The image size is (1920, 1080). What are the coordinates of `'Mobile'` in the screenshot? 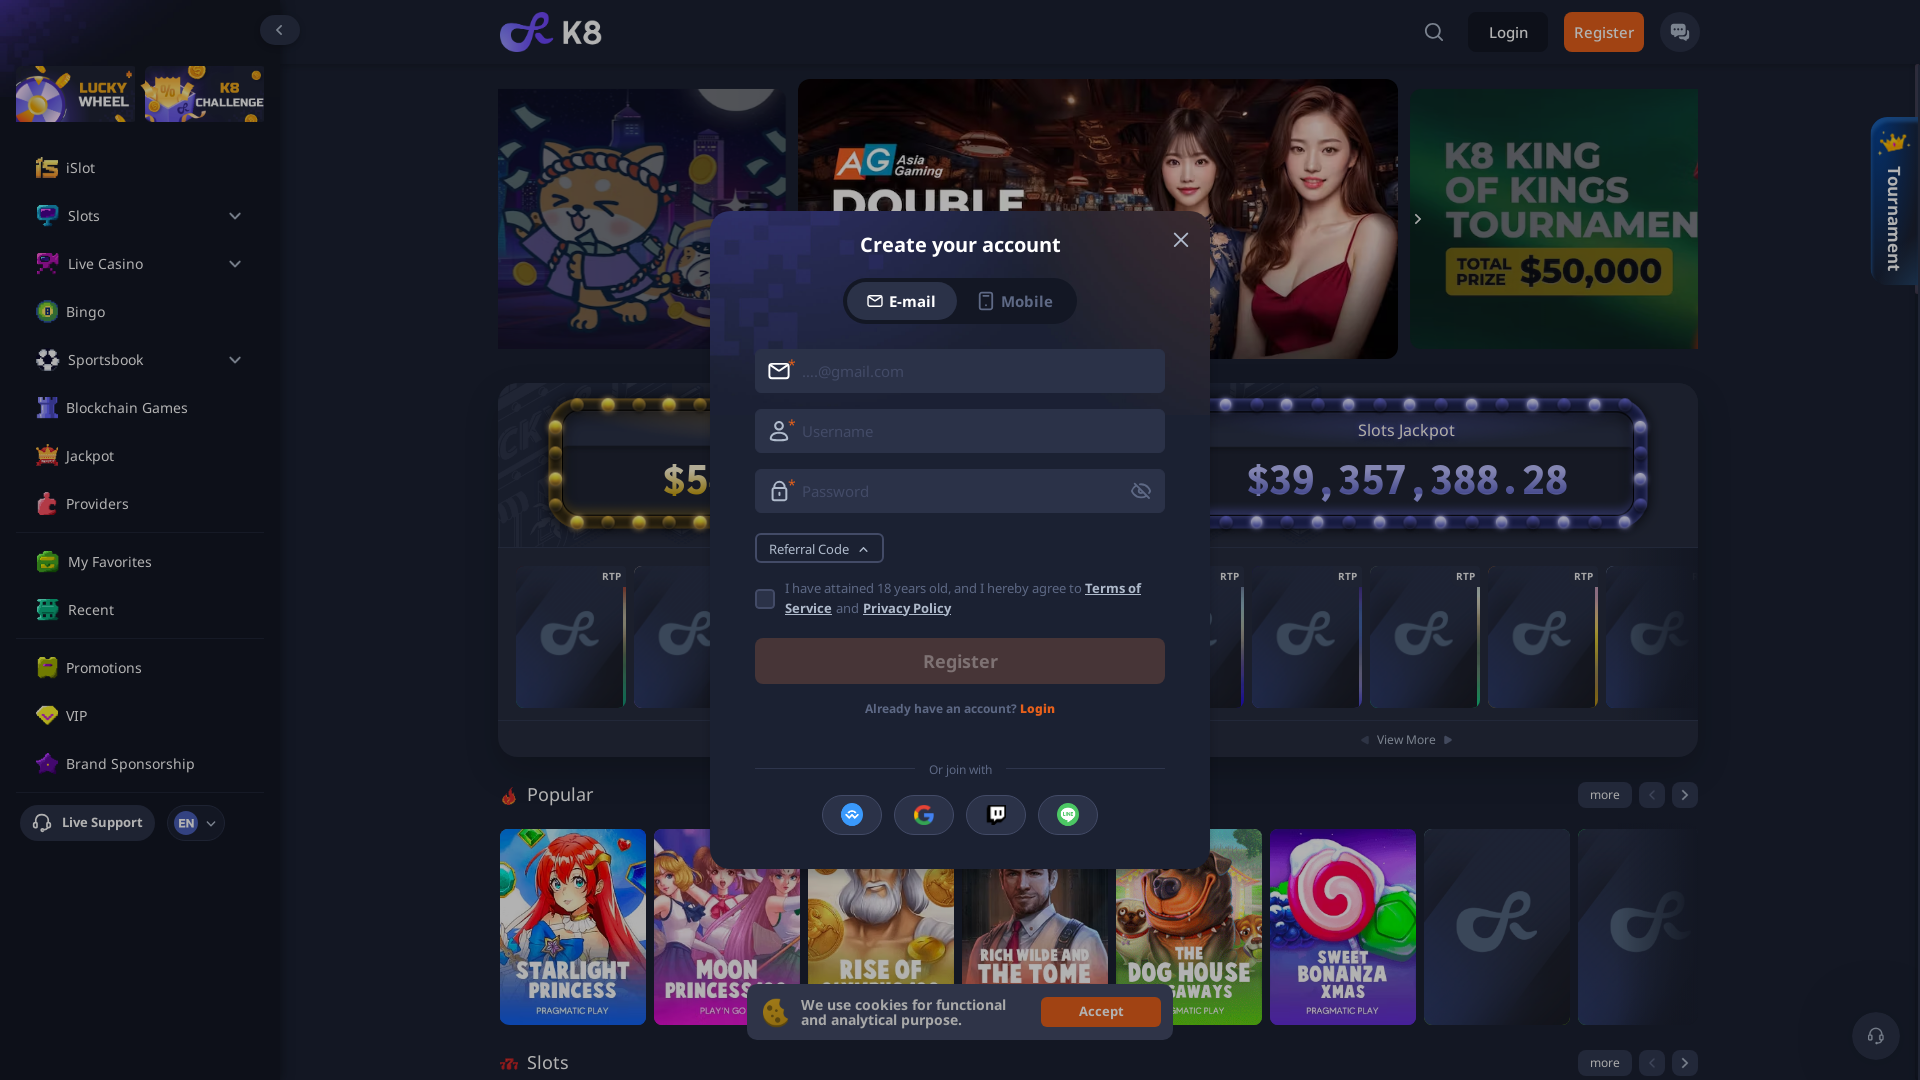 It's located at (1014, 300).